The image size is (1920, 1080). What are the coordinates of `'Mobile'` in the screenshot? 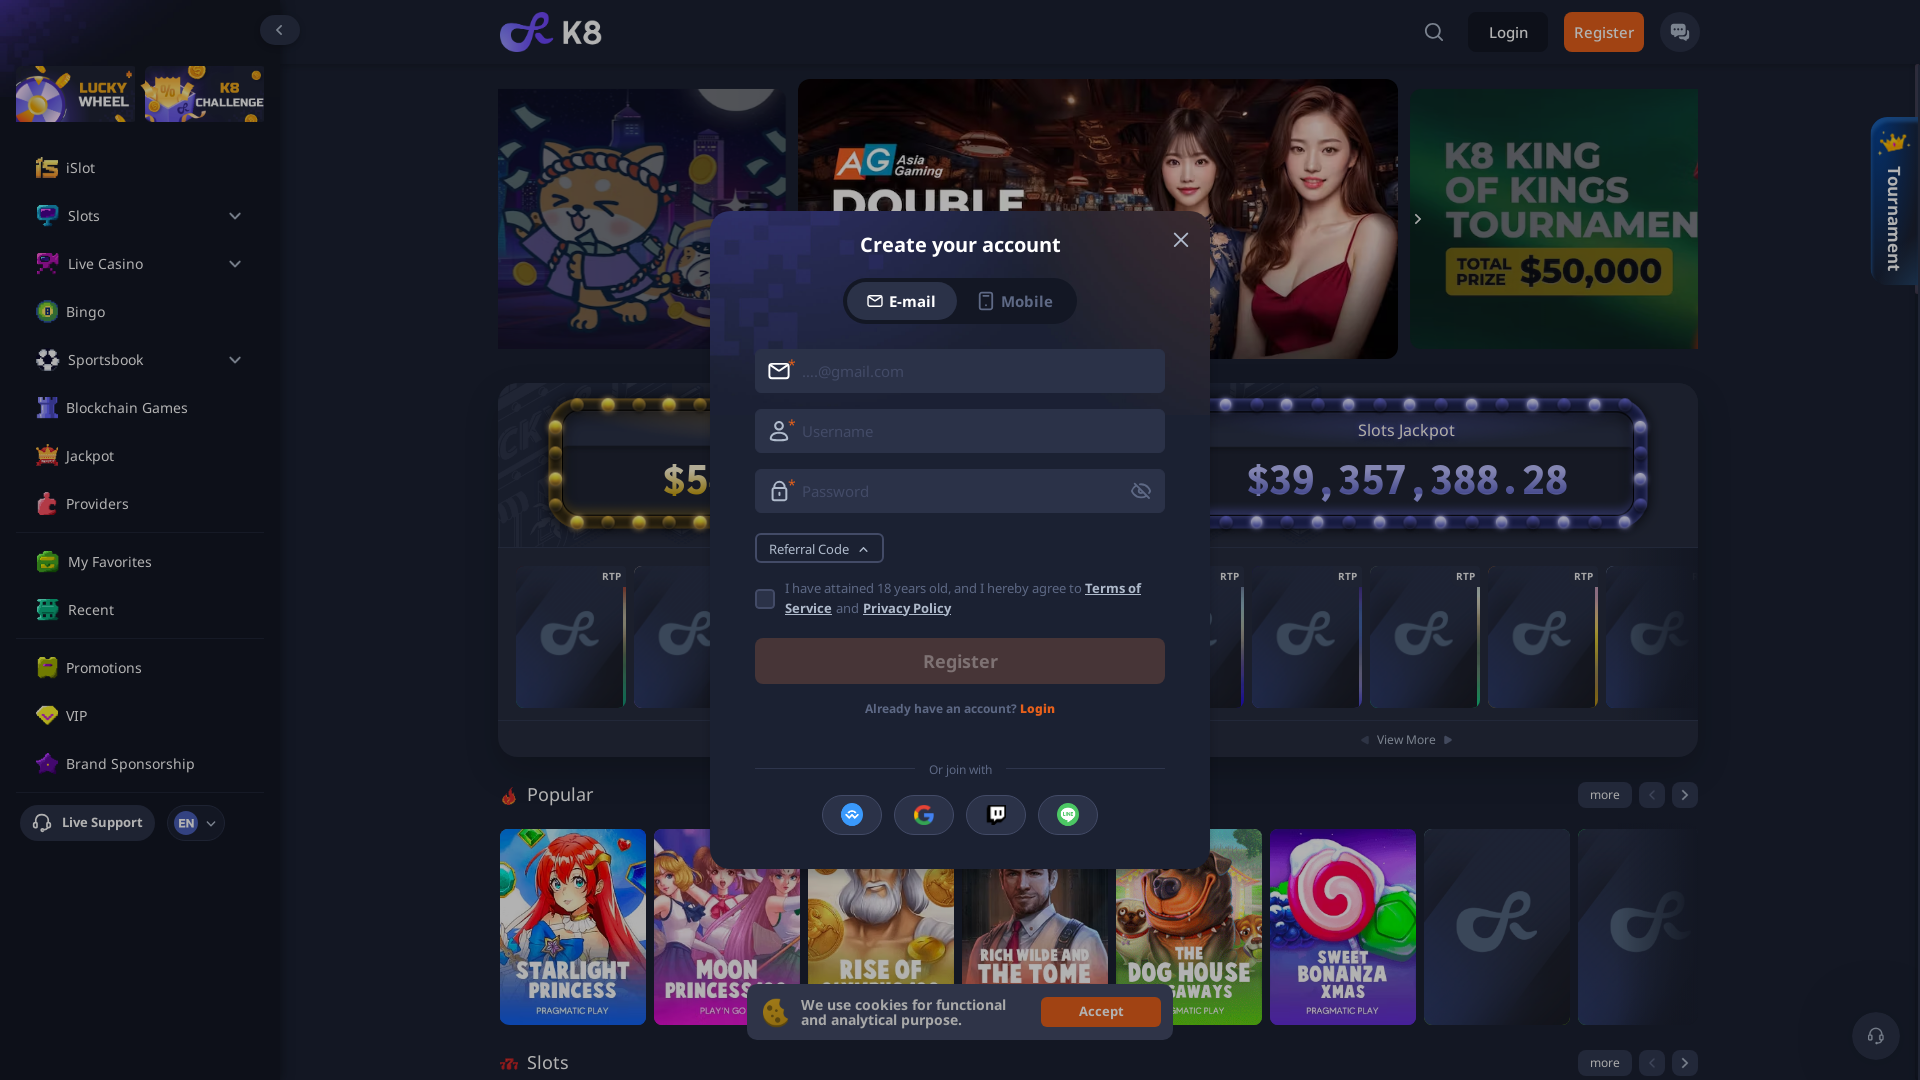 It's located at (1014, 300).